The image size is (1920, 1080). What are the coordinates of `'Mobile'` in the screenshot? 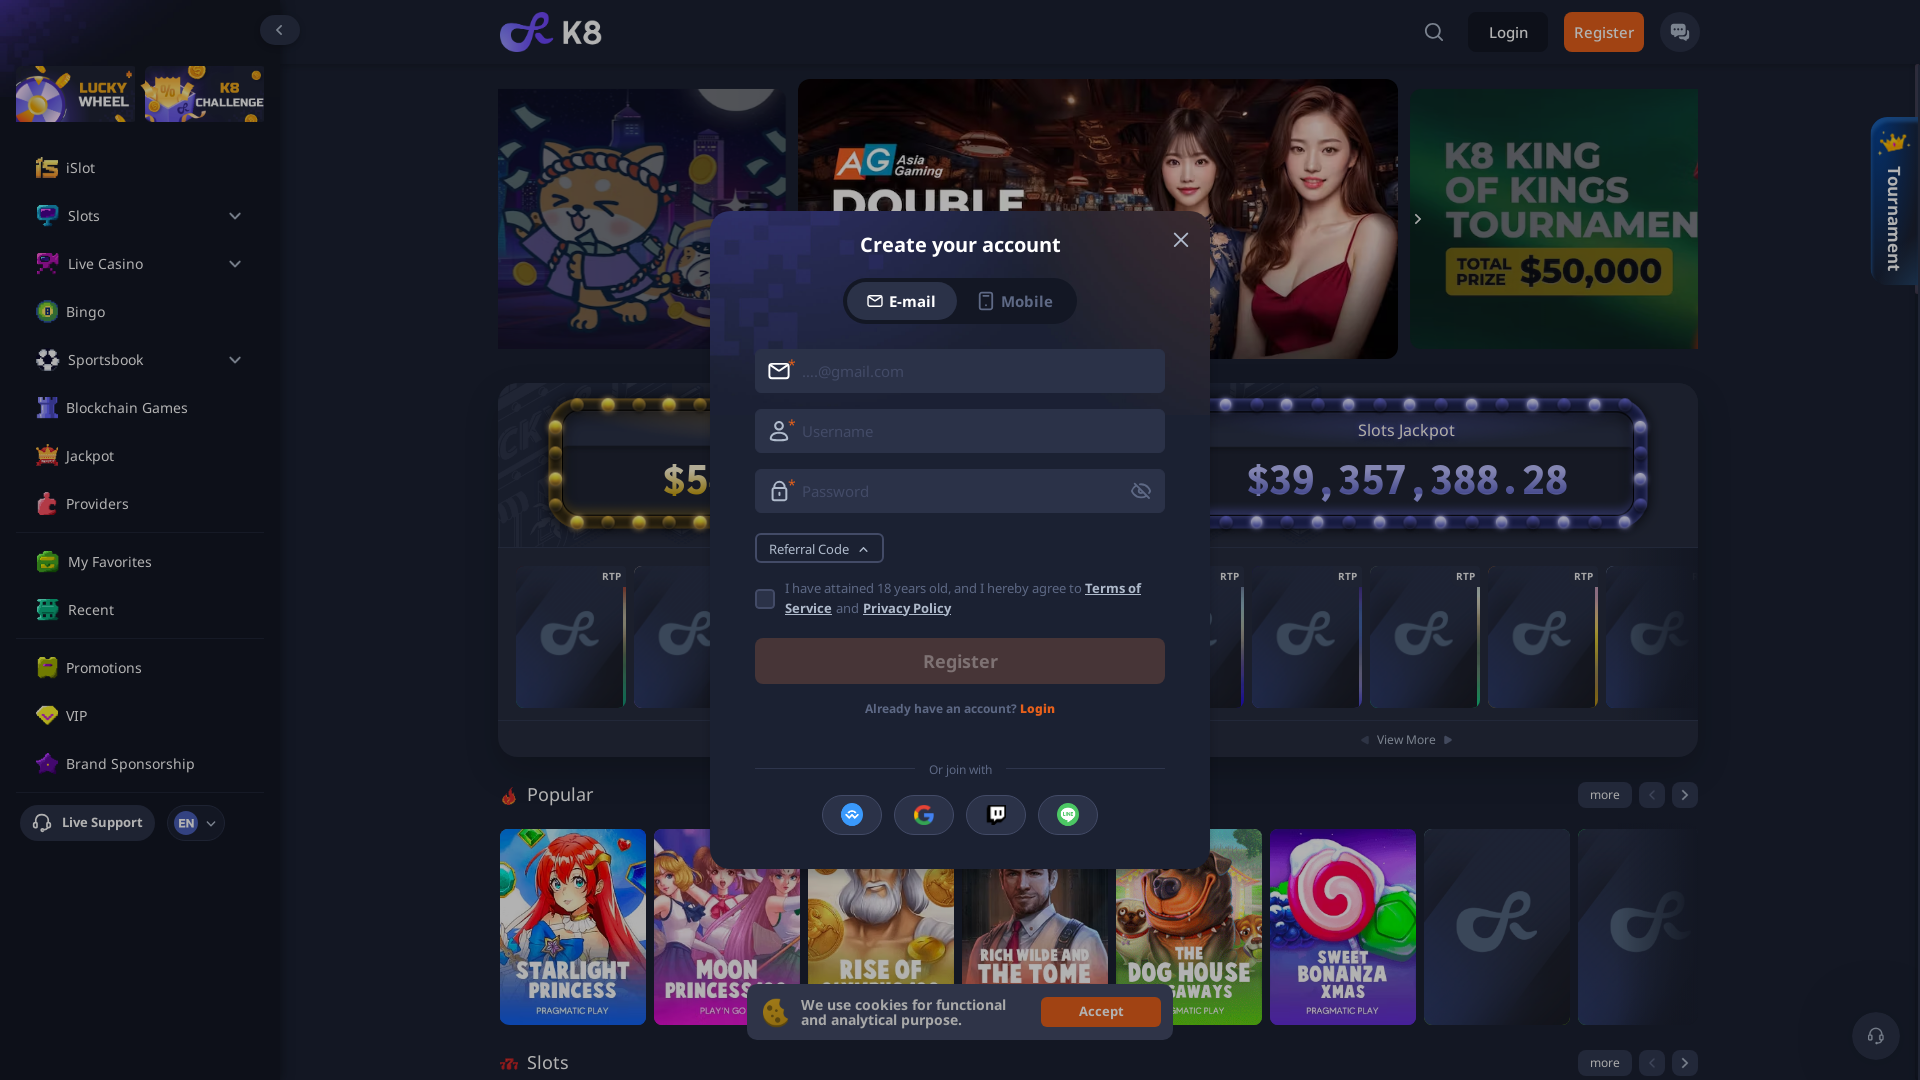 It's located at (1014, 300).